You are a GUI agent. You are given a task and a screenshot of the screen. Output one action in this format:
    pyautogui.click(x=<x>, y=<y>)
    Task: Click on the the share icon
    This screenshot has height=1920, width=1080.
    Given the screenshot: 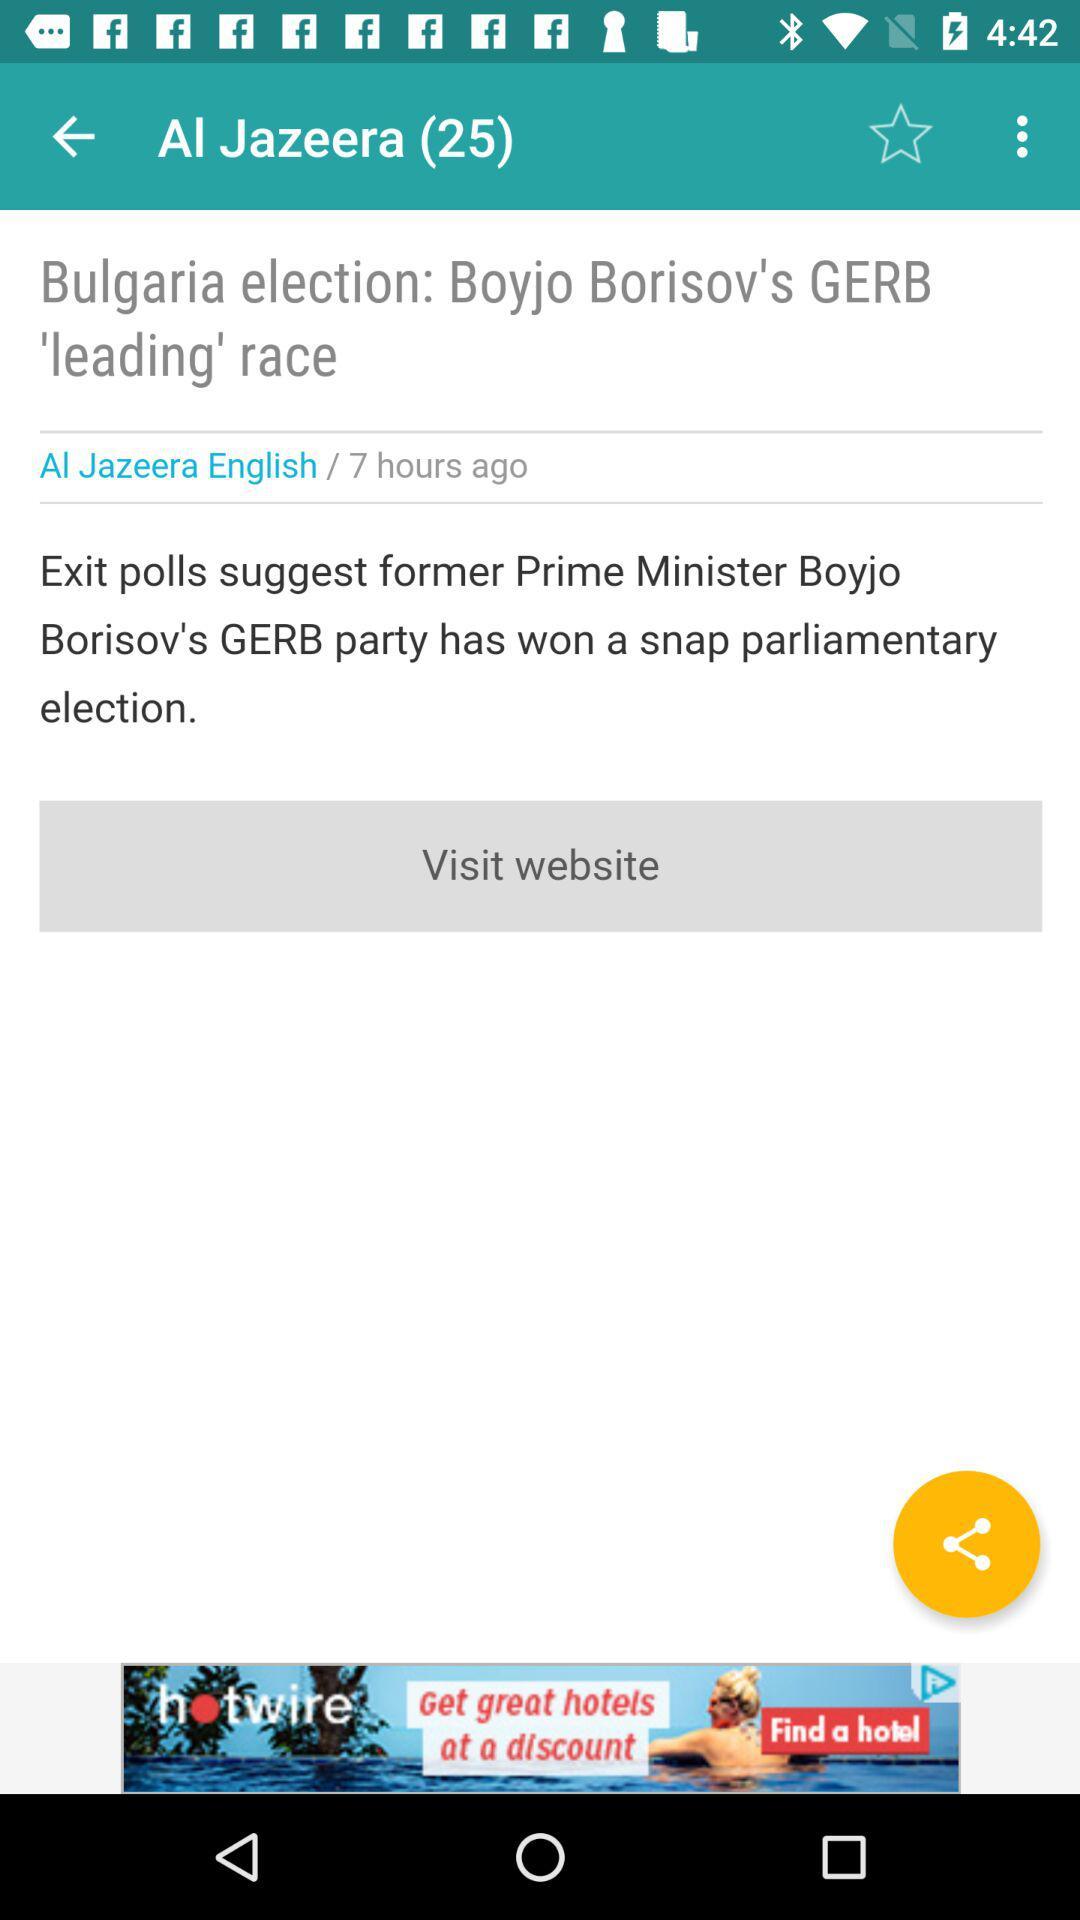 What is the action you would take?
    pyautogui.click(x=965, y=1543)
    